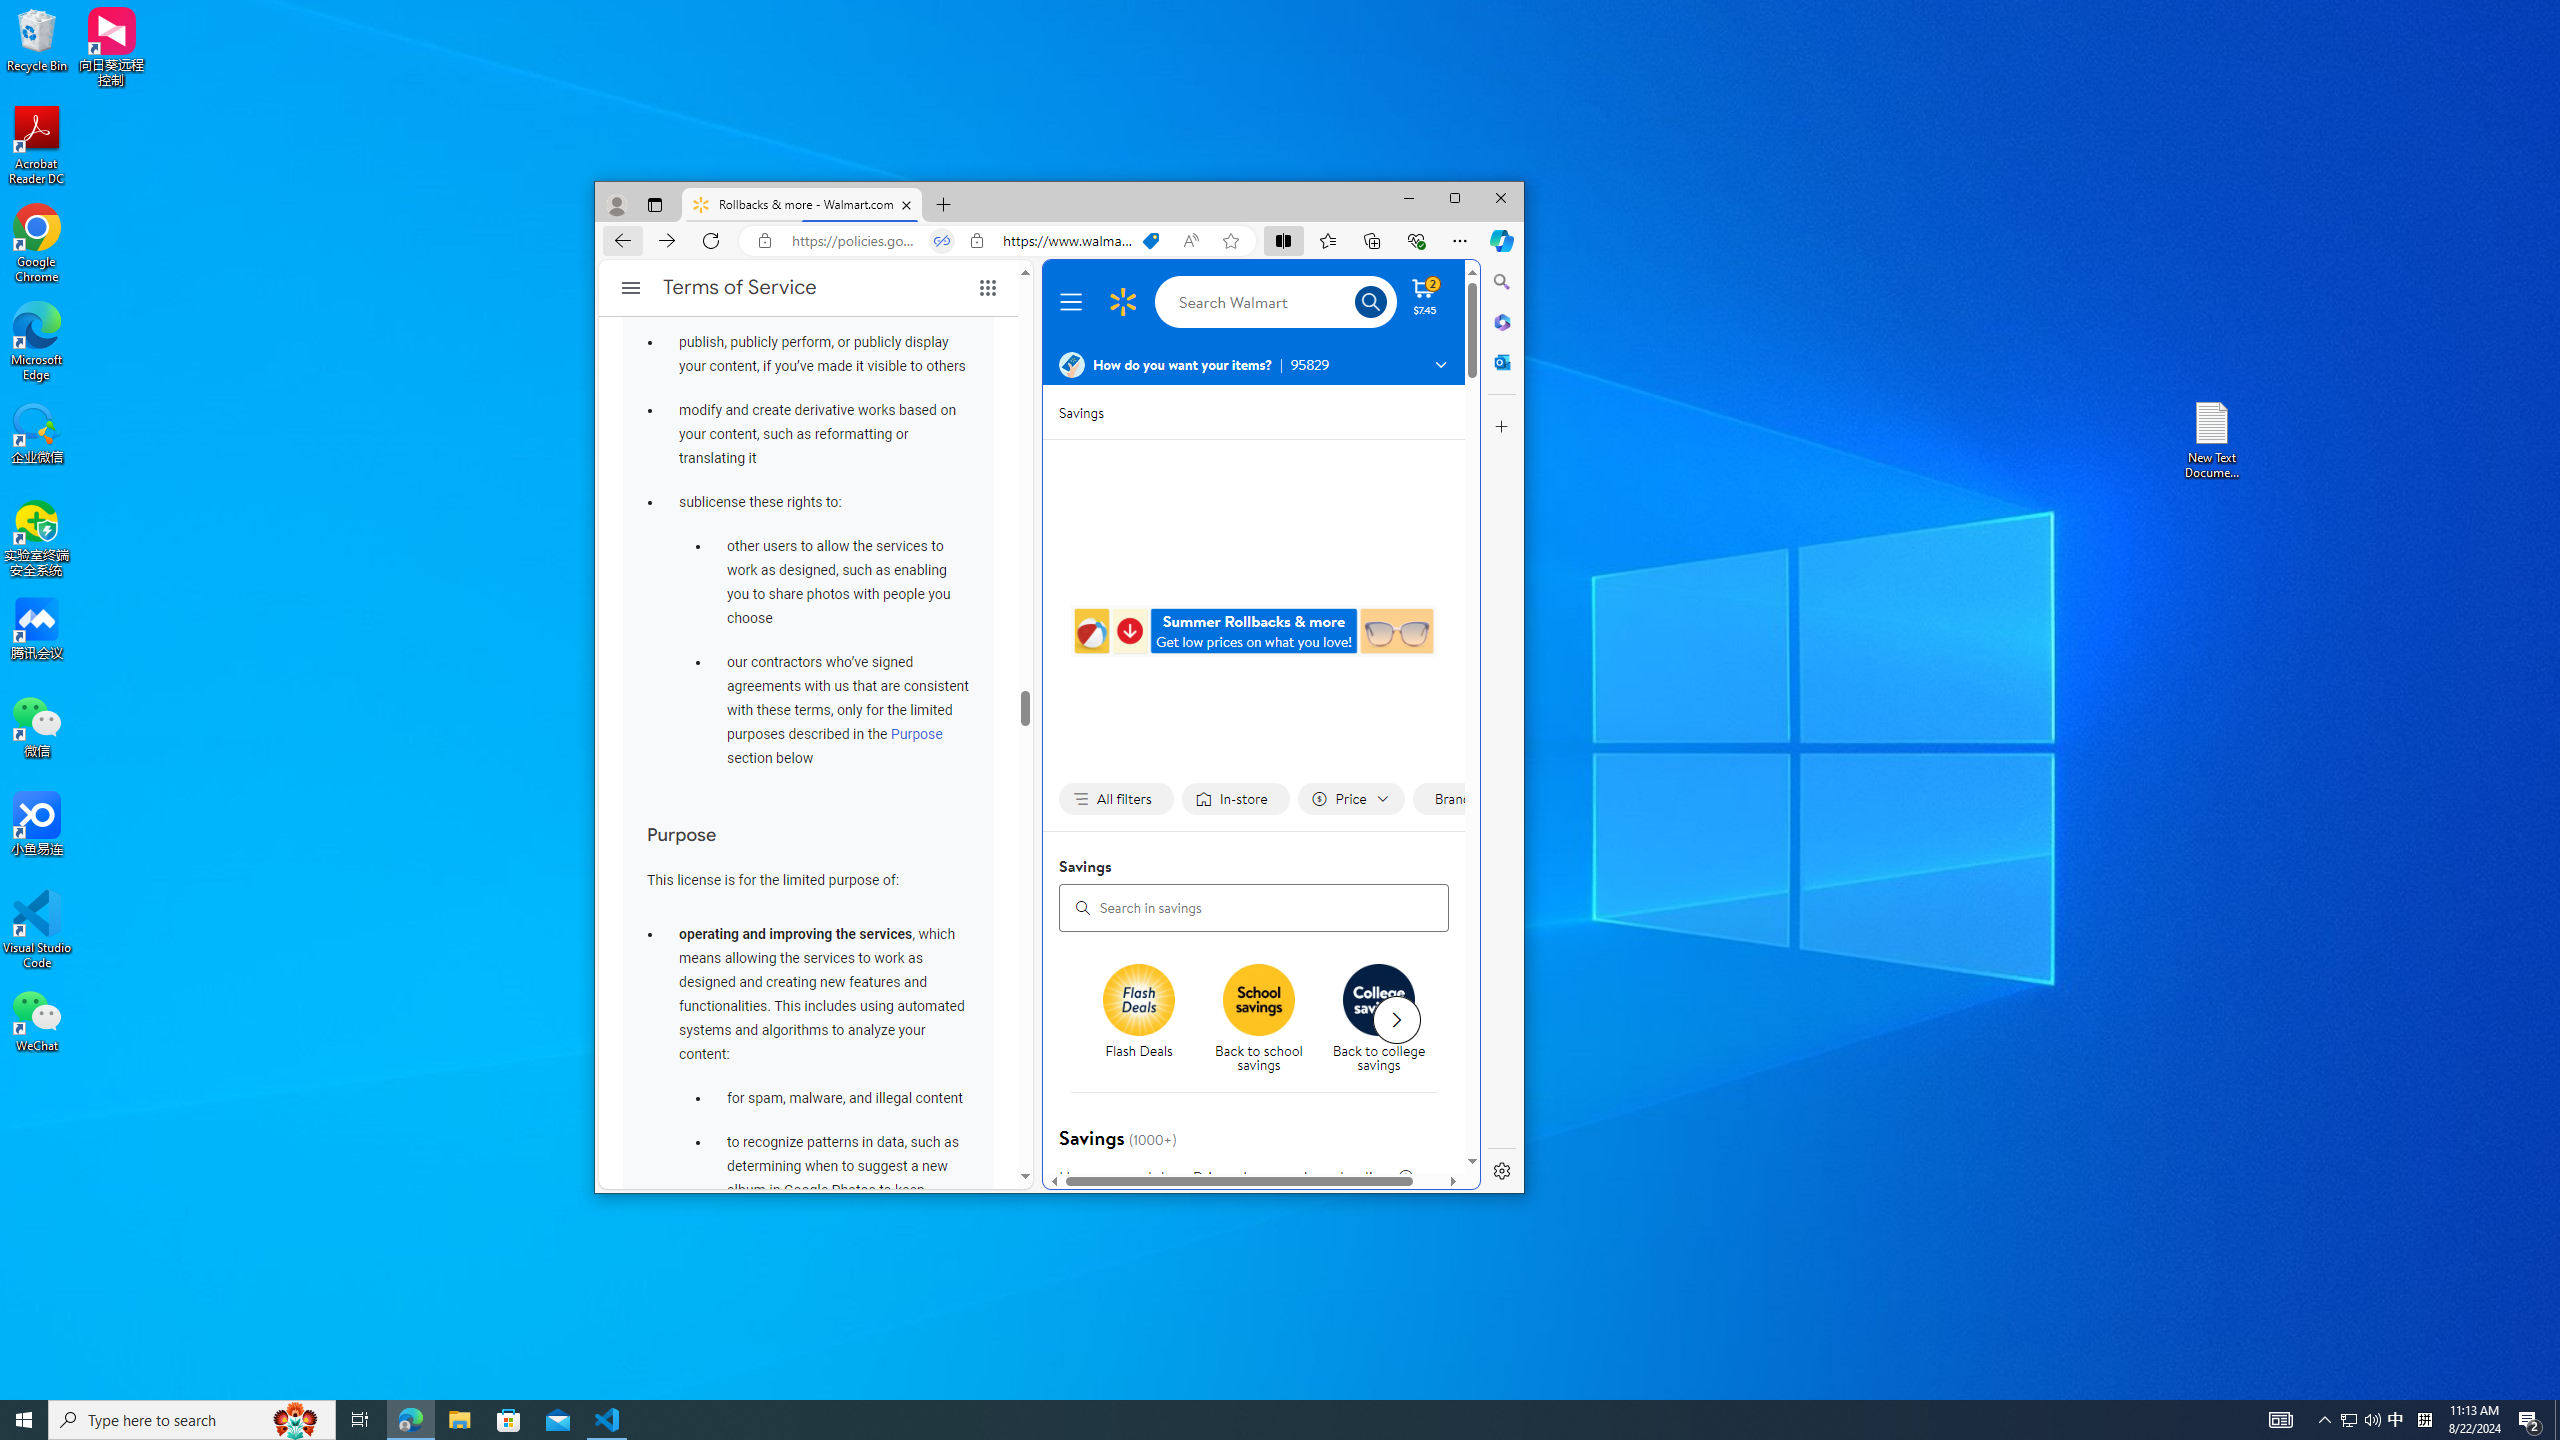  I want to click on 'Tabs in split screen', so click(941, 240).